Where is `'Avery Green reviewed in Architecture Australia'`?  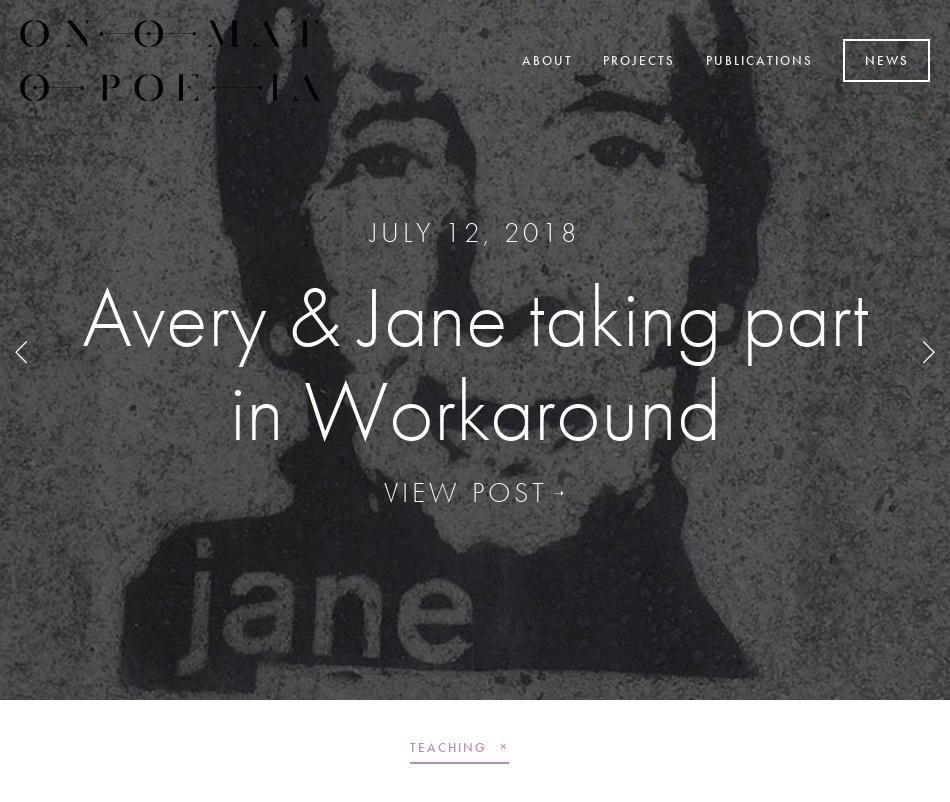
'Avery Green reviewed in Architecture Australia' is located at coordinates (473, 361).